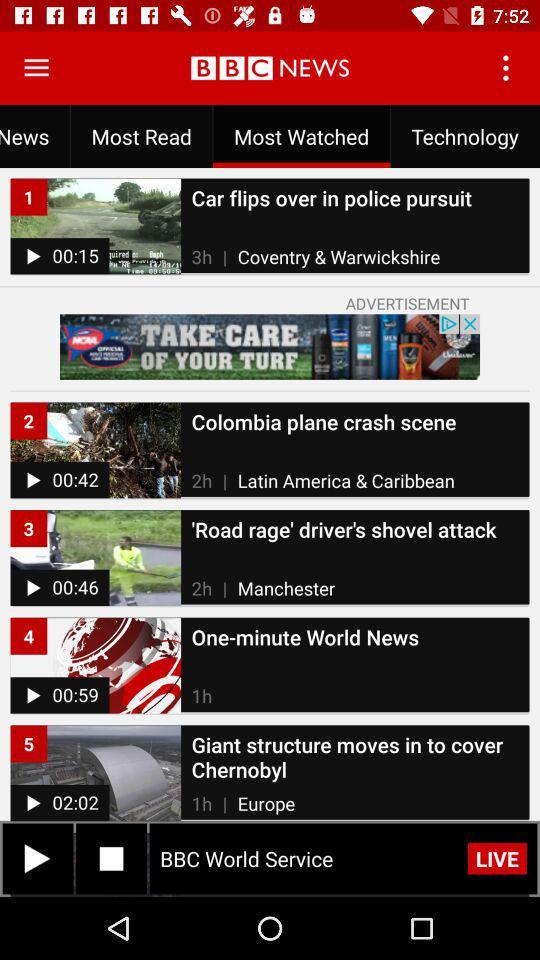 This screenshot has width=540, height=960. Describe the element at coordinates (270, 347) in the screenshot. I see `click on the banner` at that location.